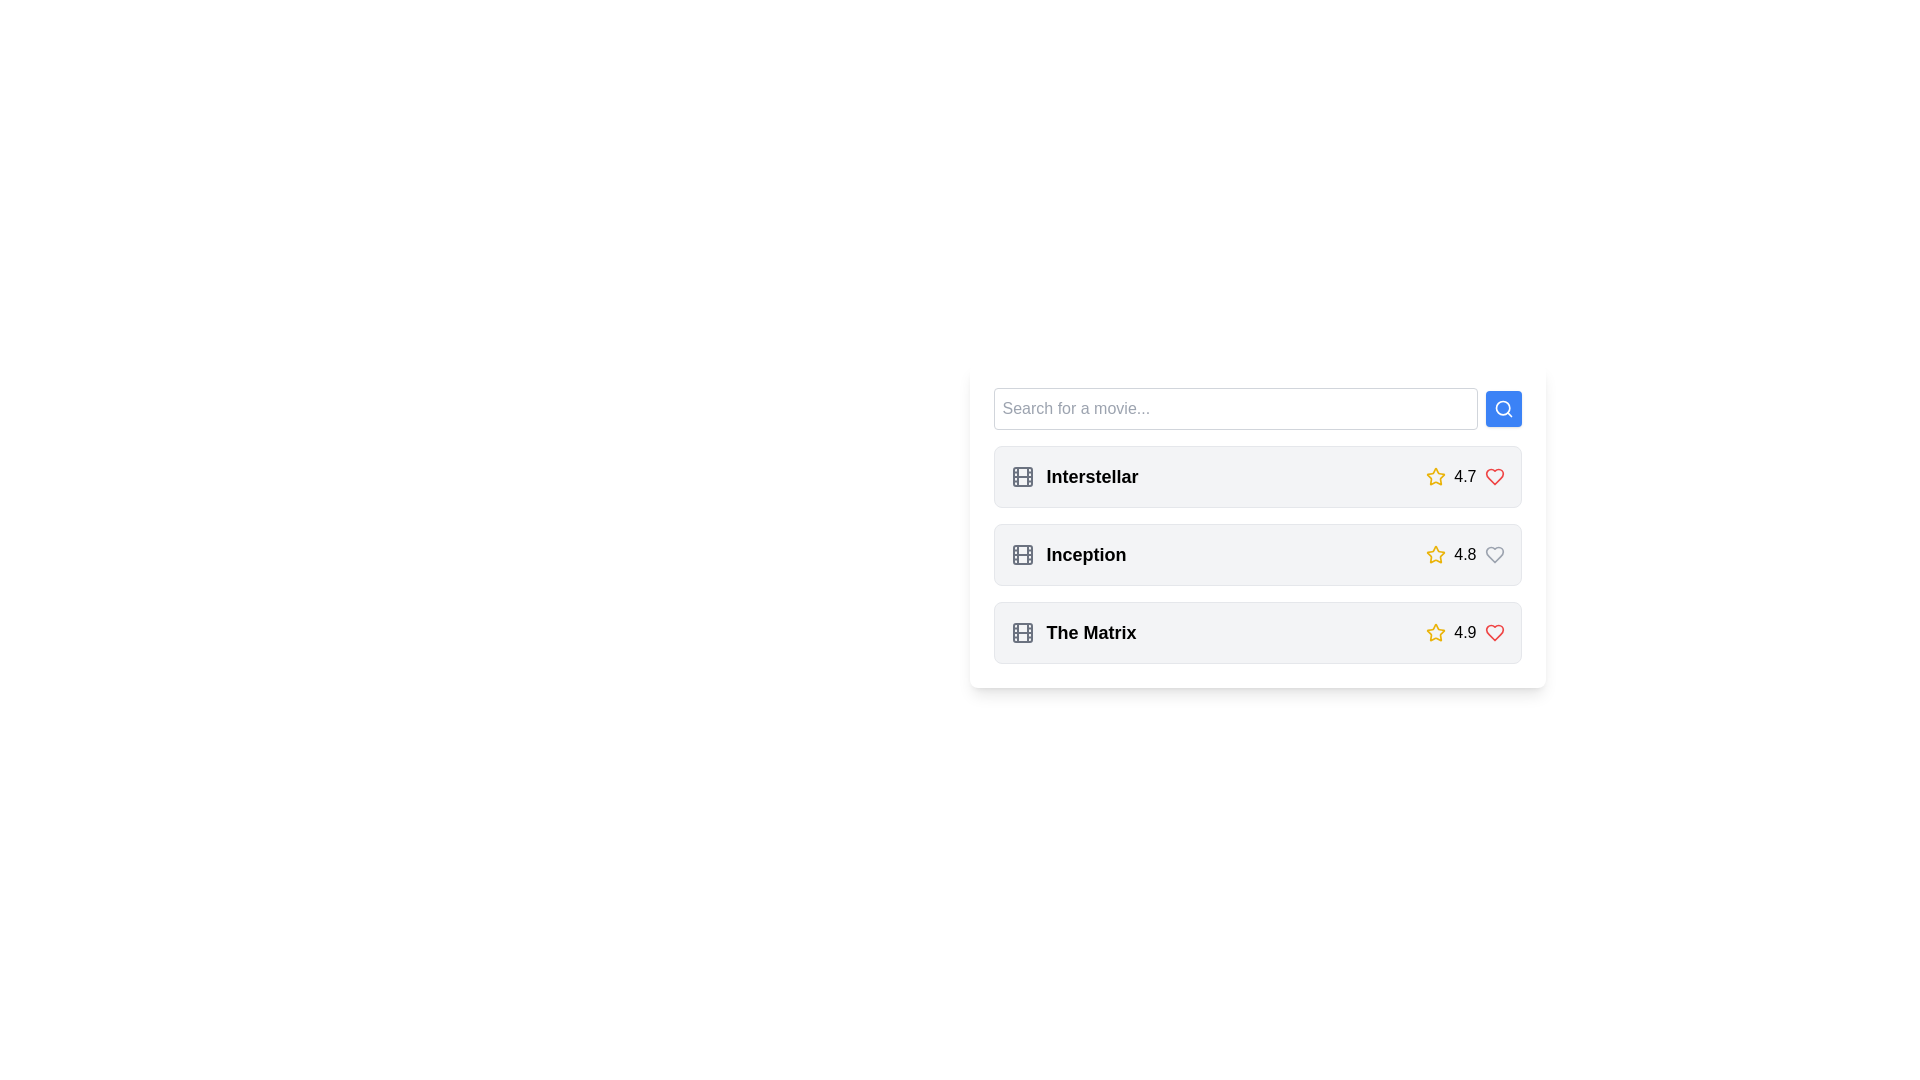  Describe the element at coordinates (1503, 407) in the screenshot. I see `the search button with a blue background and a magnifying glass icon` at that location.